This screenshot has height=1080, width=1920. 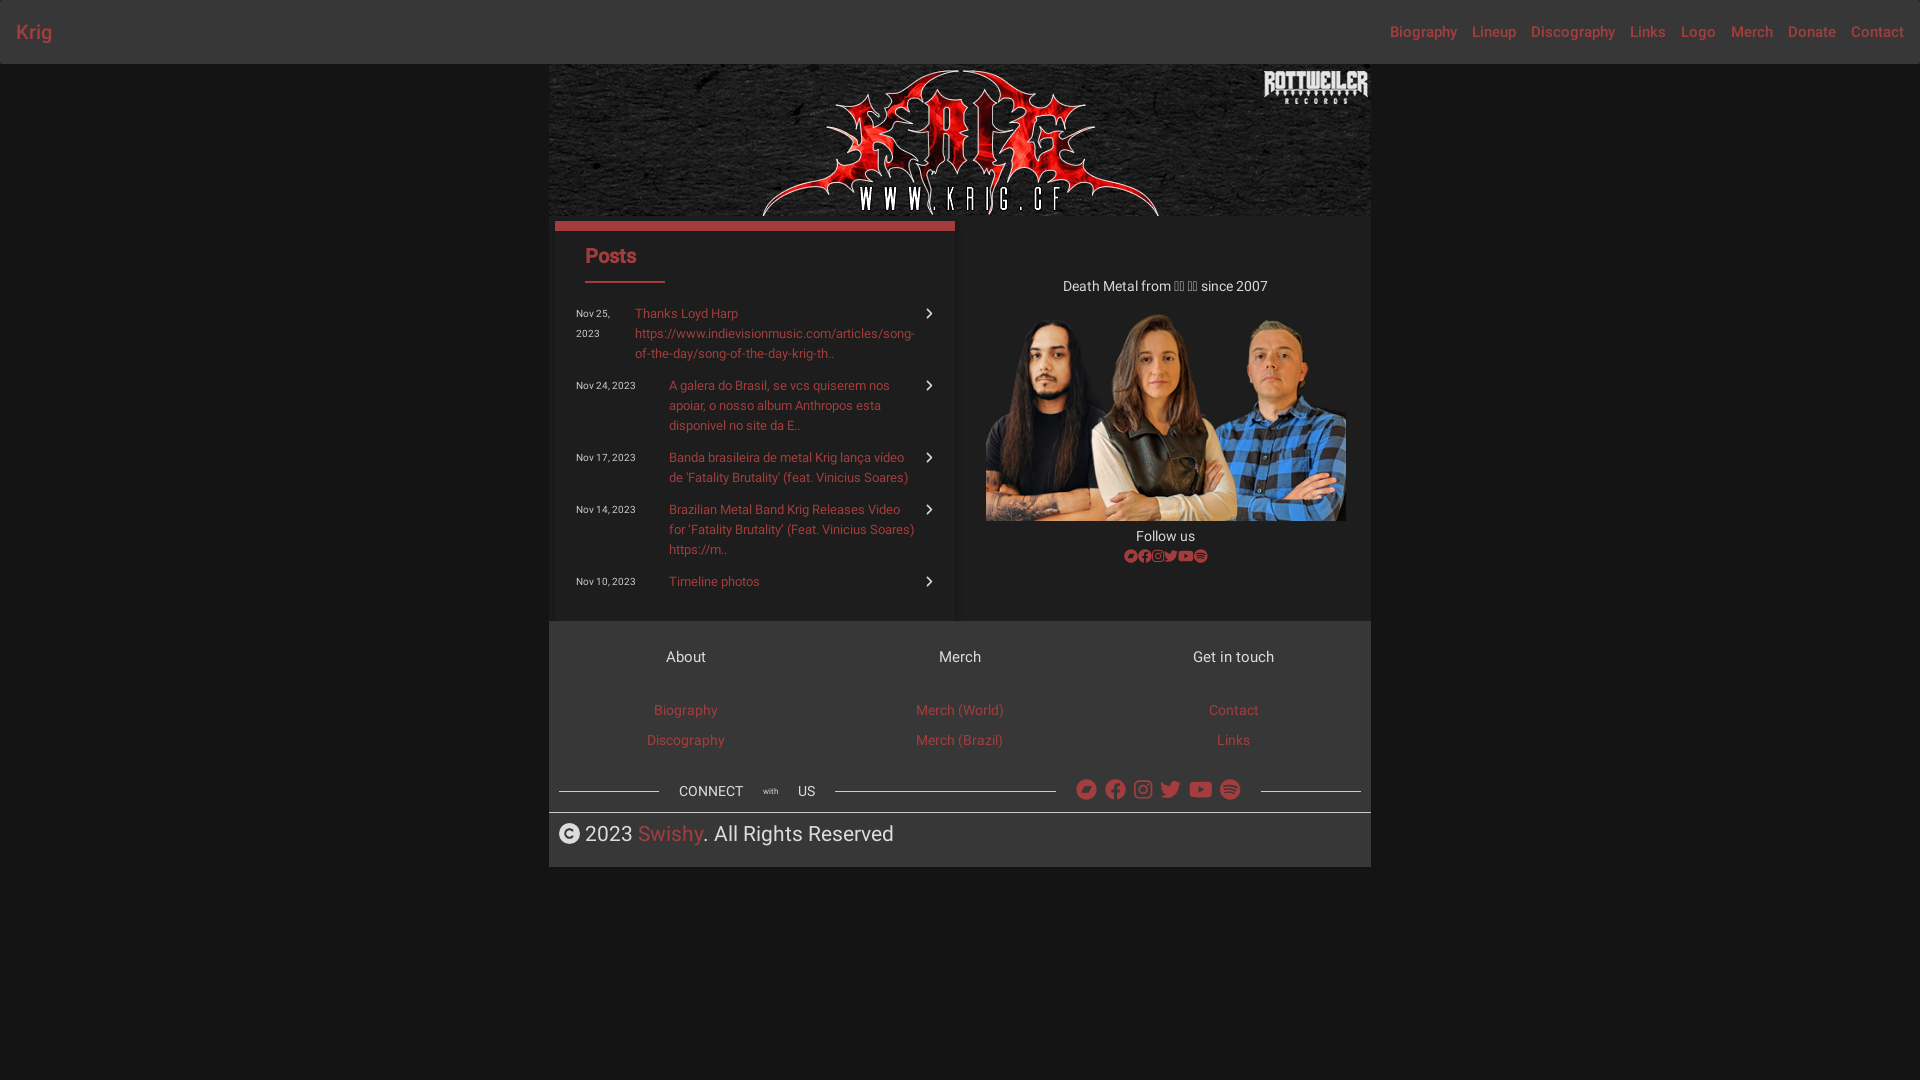 What do you see at coordinates (670, 834) in the screenshot?
I see `'Swishy'` at bounding box center [670, 834].